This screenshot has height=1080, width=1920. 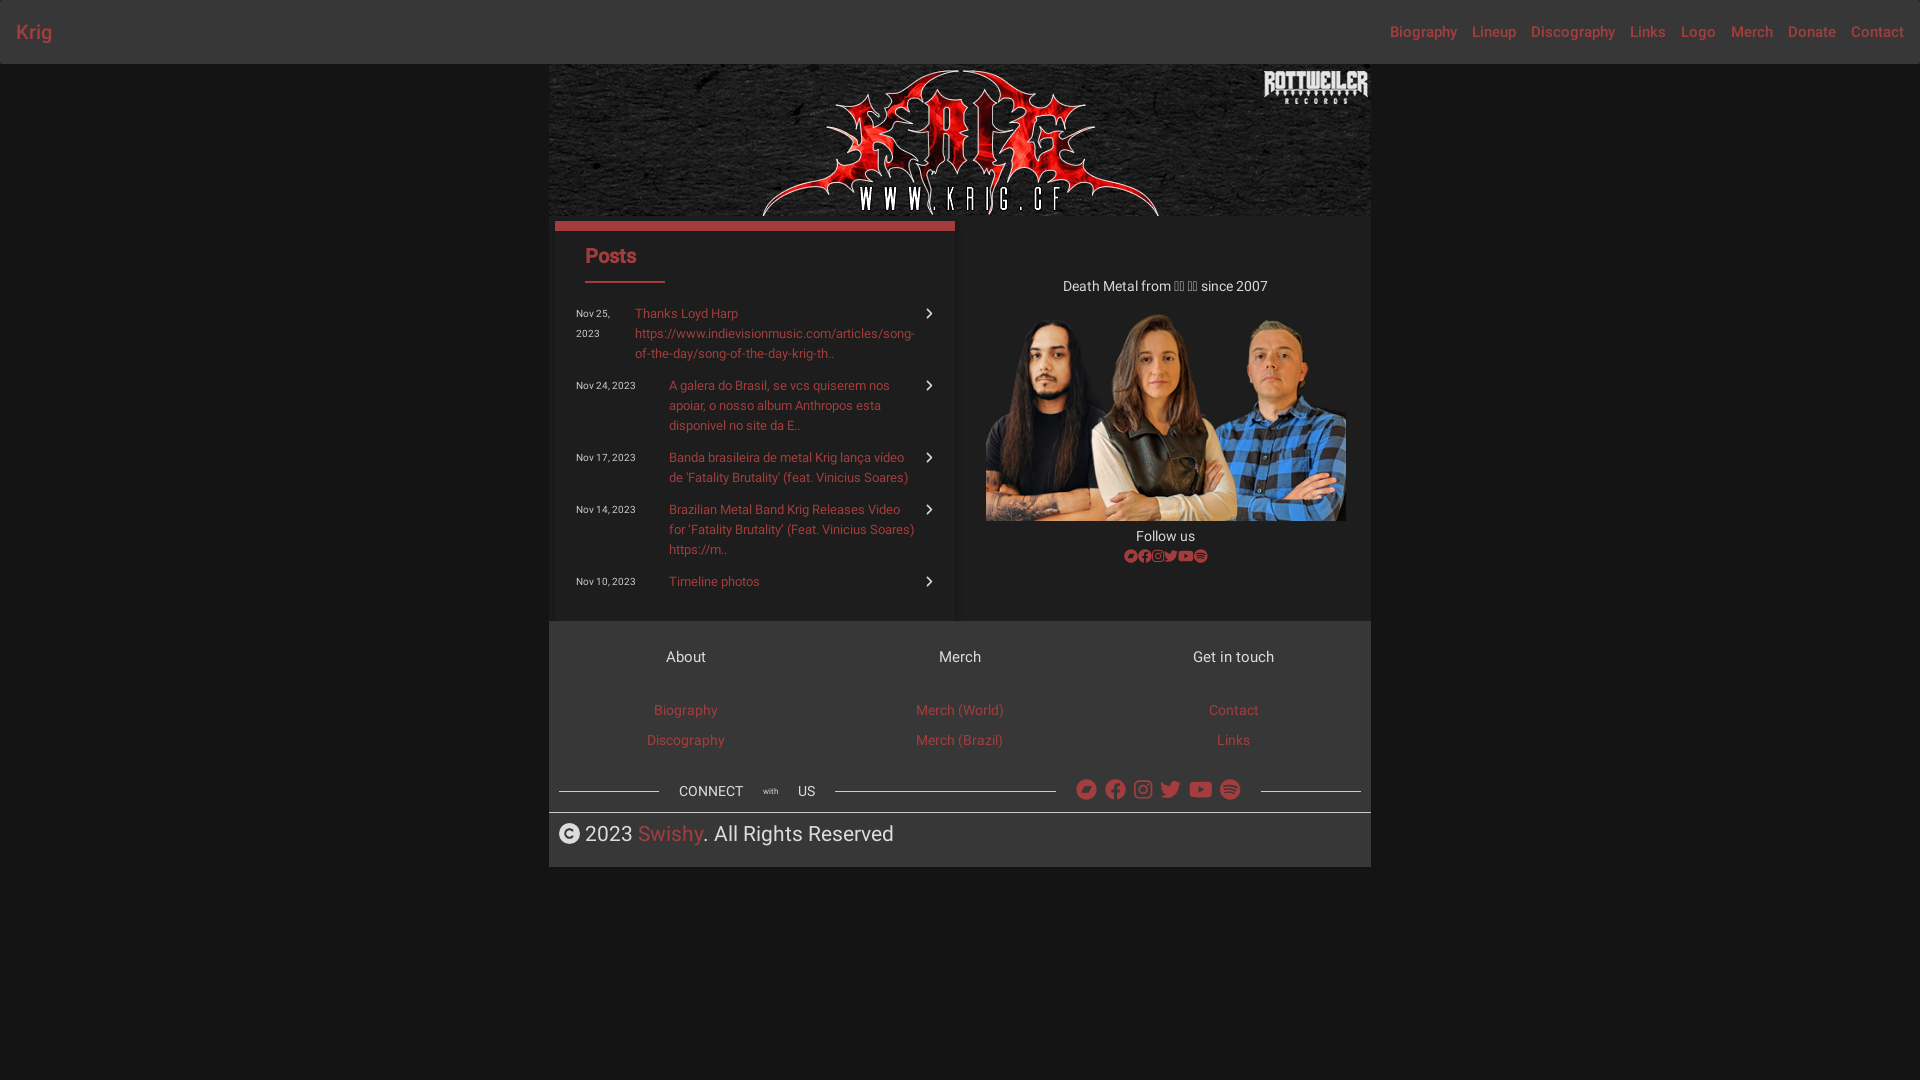 What do you see at coordinates (670, 834) in the screenshot?
I see `'Swishy'` at bounding box center [670, 834].